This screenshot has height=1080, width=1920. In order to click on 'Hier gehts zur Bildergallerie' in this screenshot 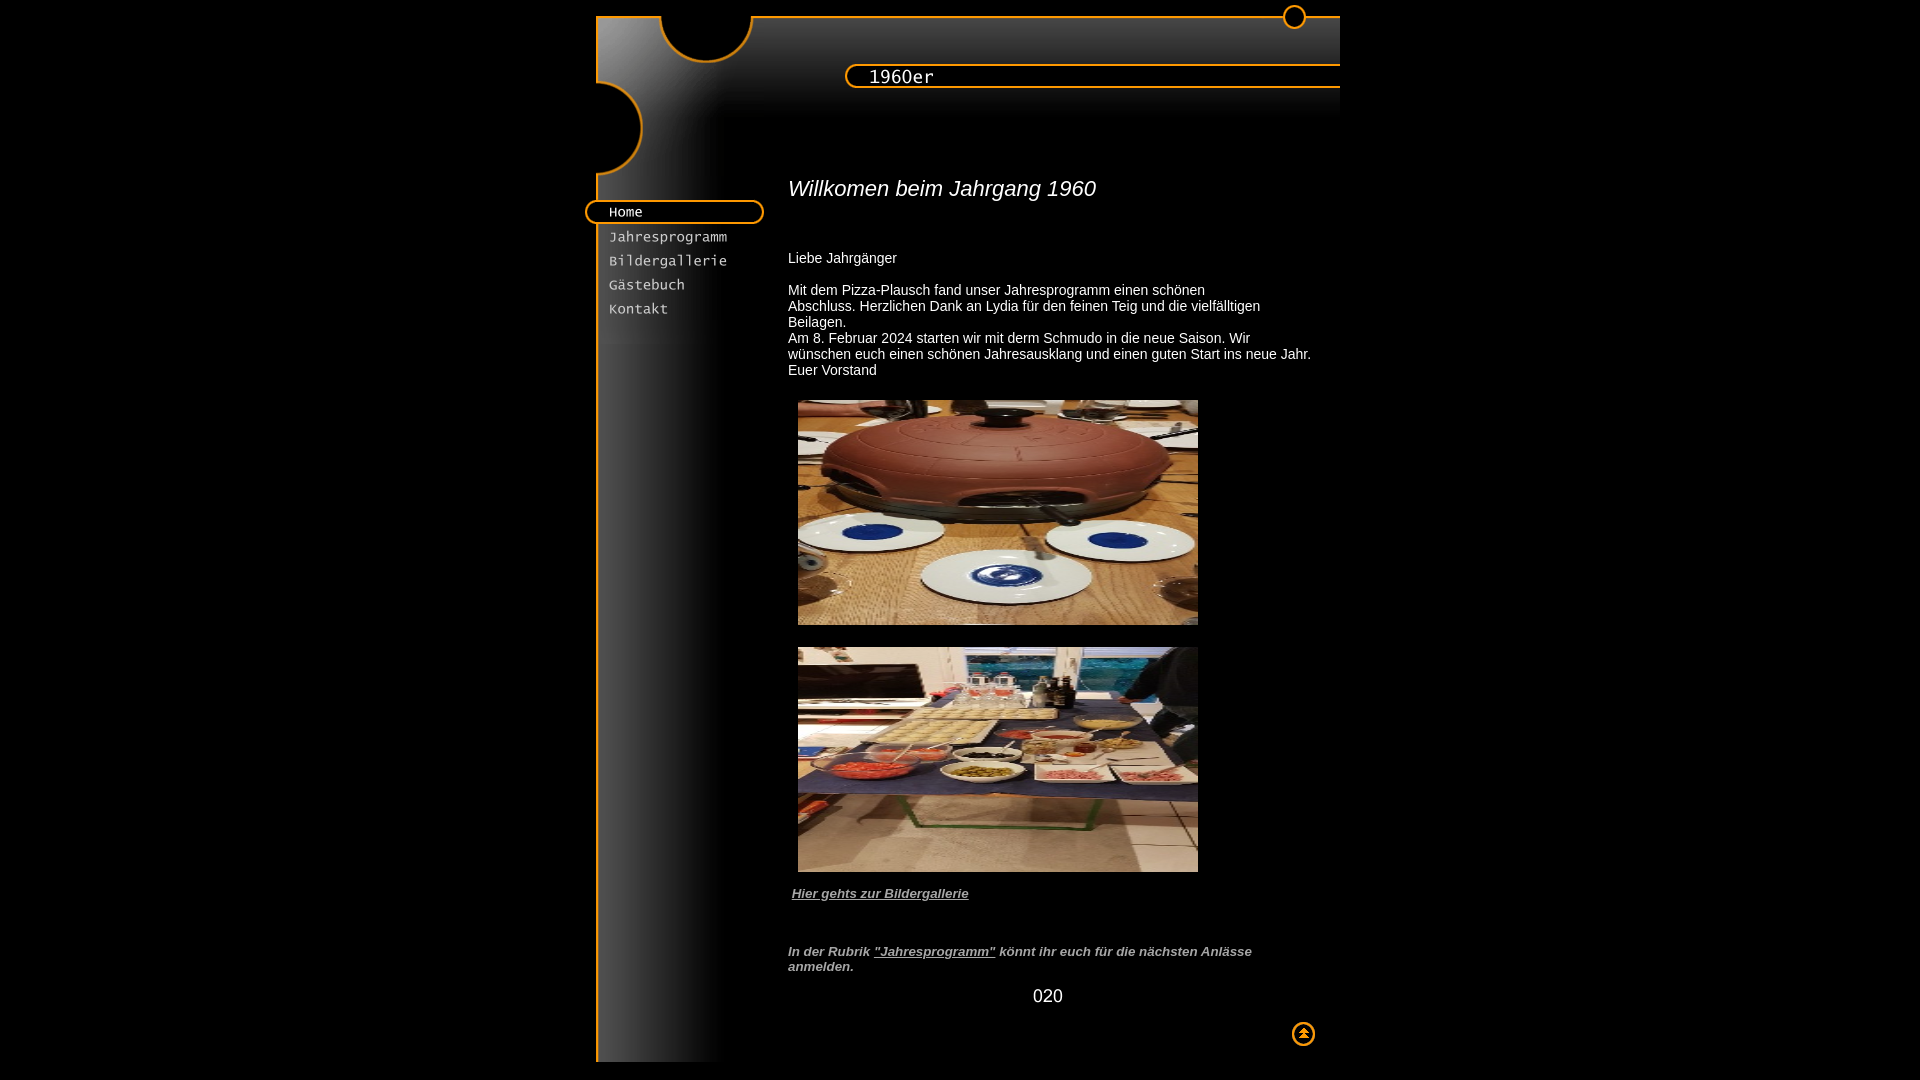, I will do `click(880, 892)`.